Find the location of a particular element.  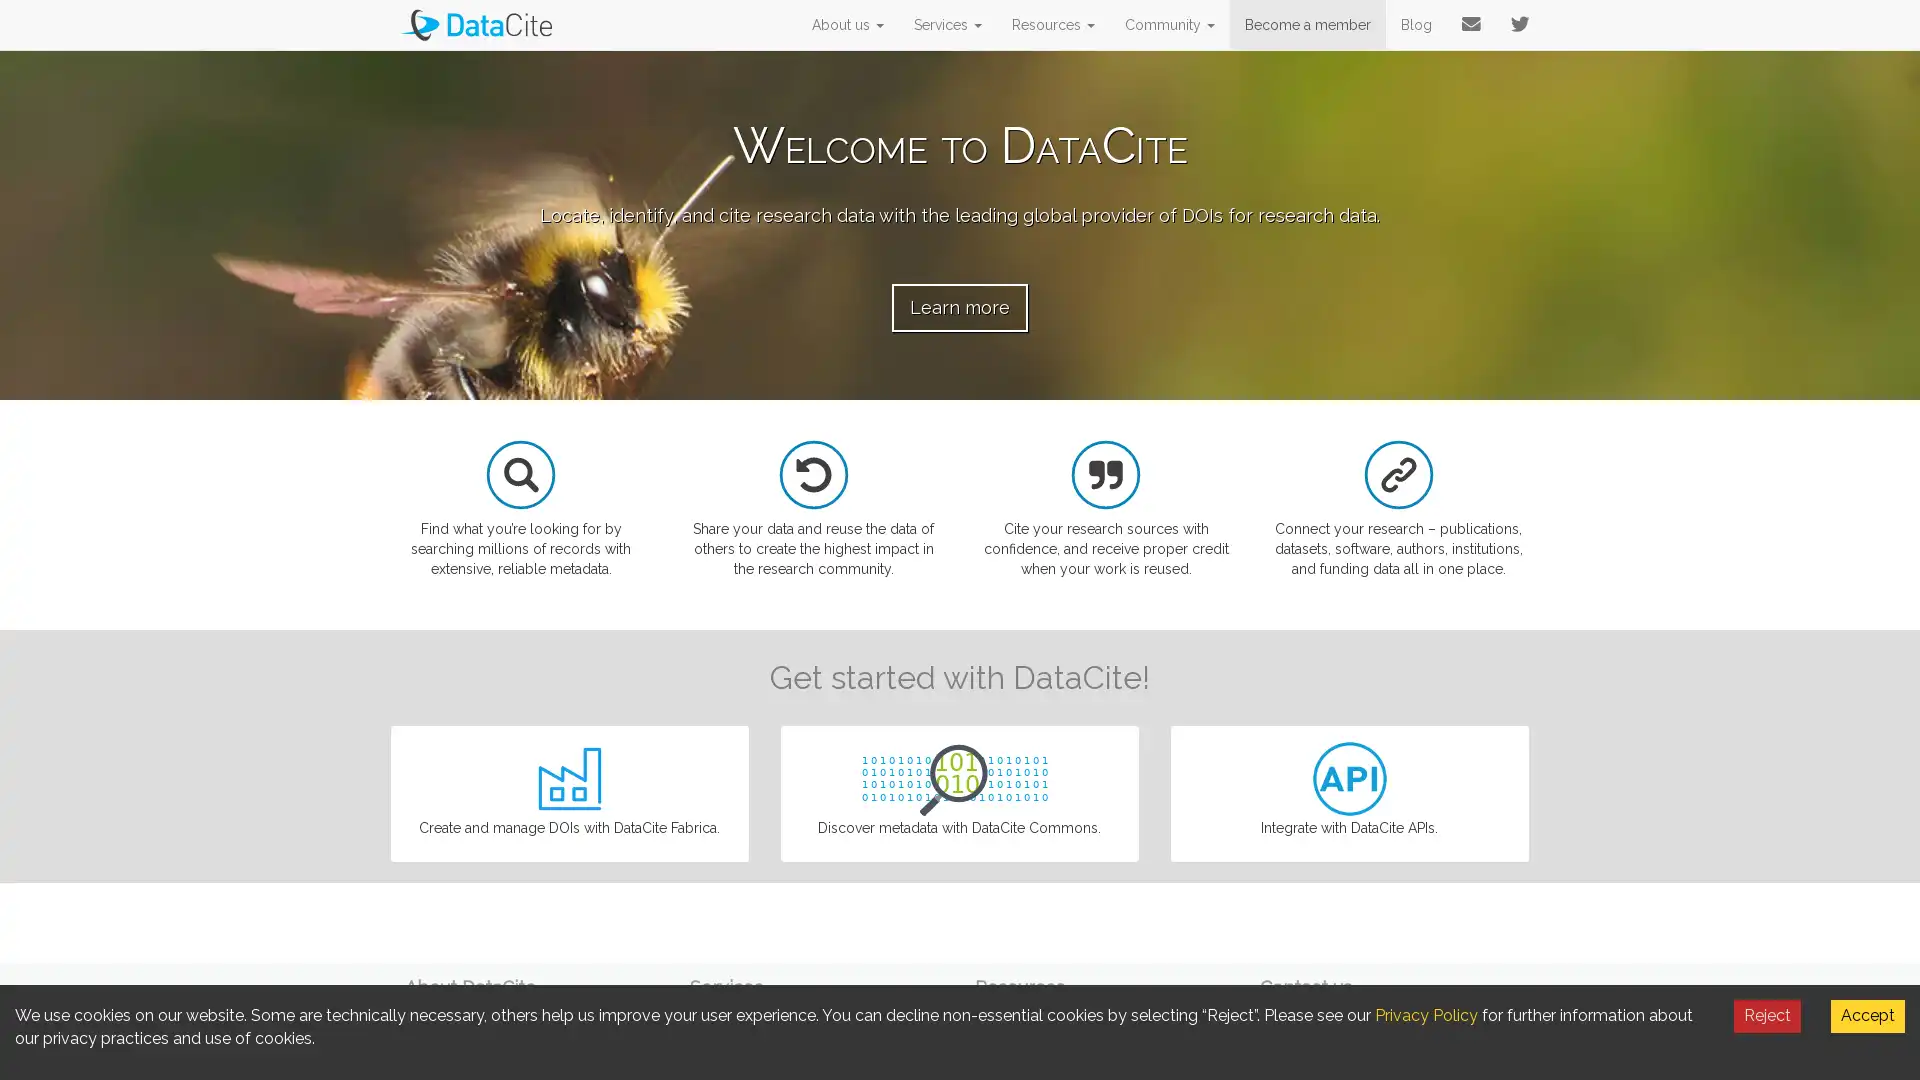

Decline cookies is located at coordinates (1767, 1015).